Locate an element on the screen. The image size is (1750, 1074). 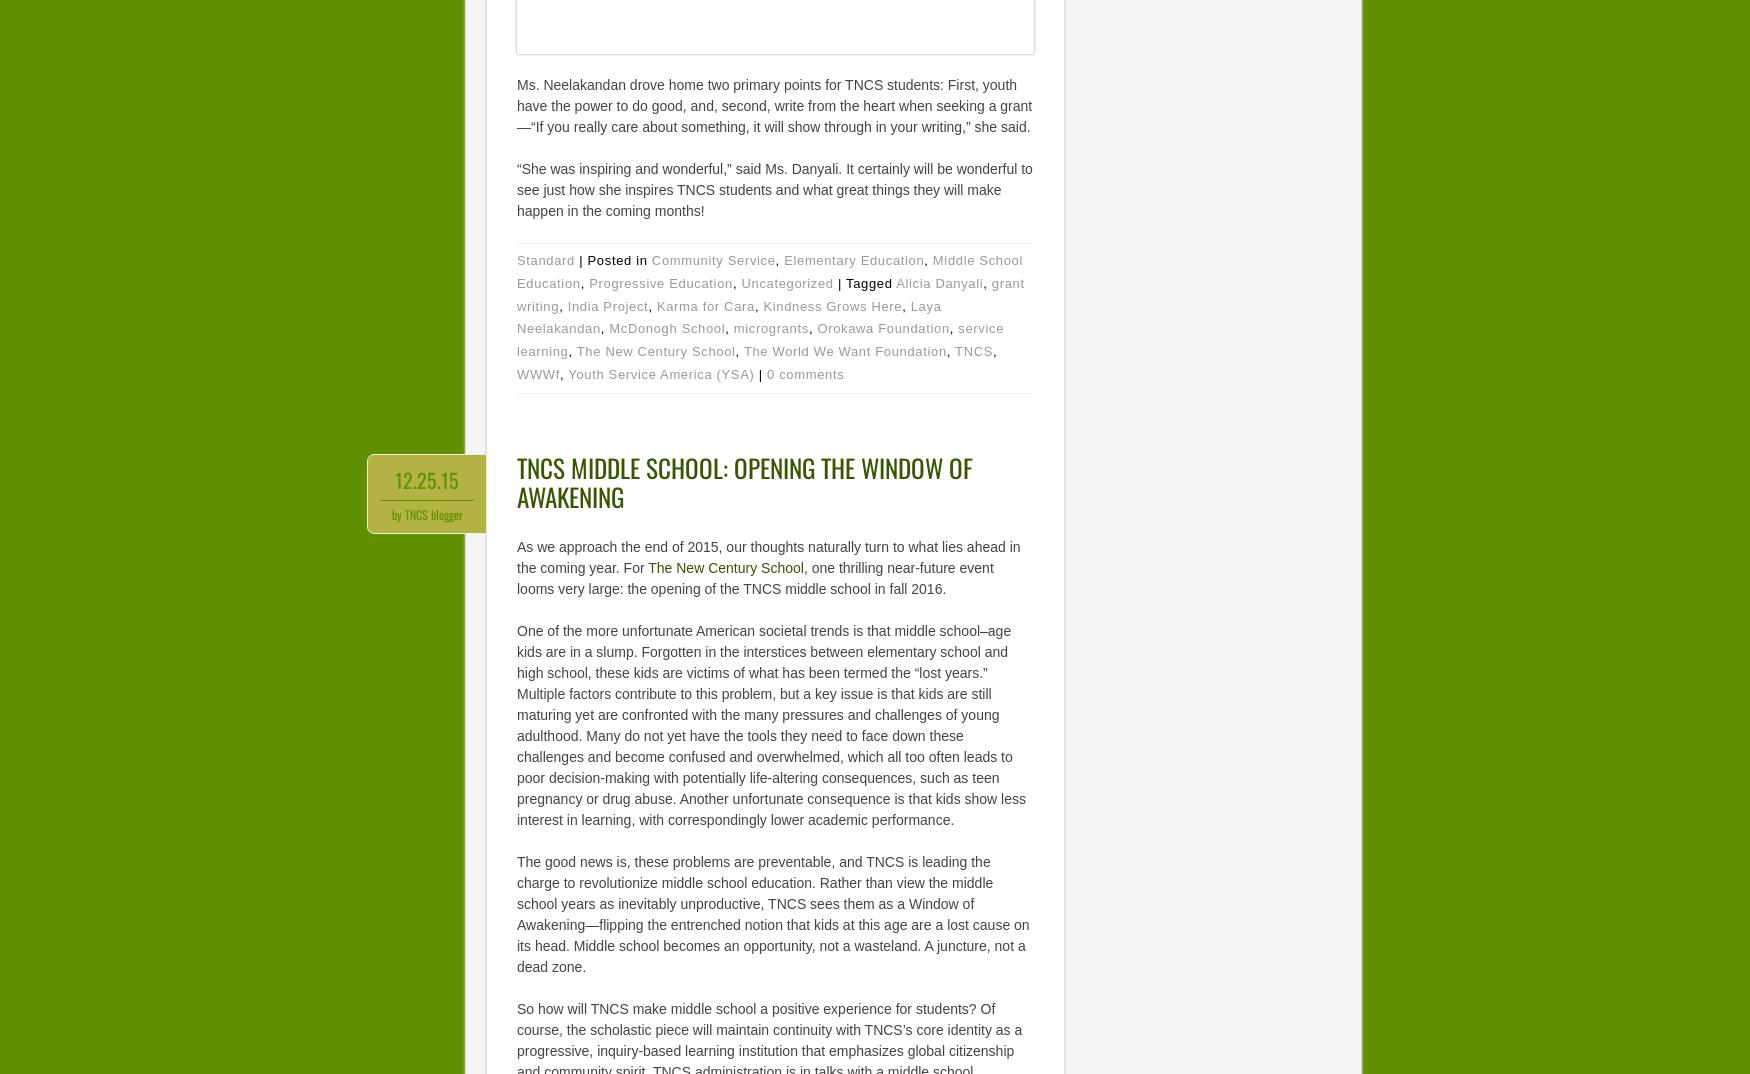
'India Project' is located at coordinates (607, 305).